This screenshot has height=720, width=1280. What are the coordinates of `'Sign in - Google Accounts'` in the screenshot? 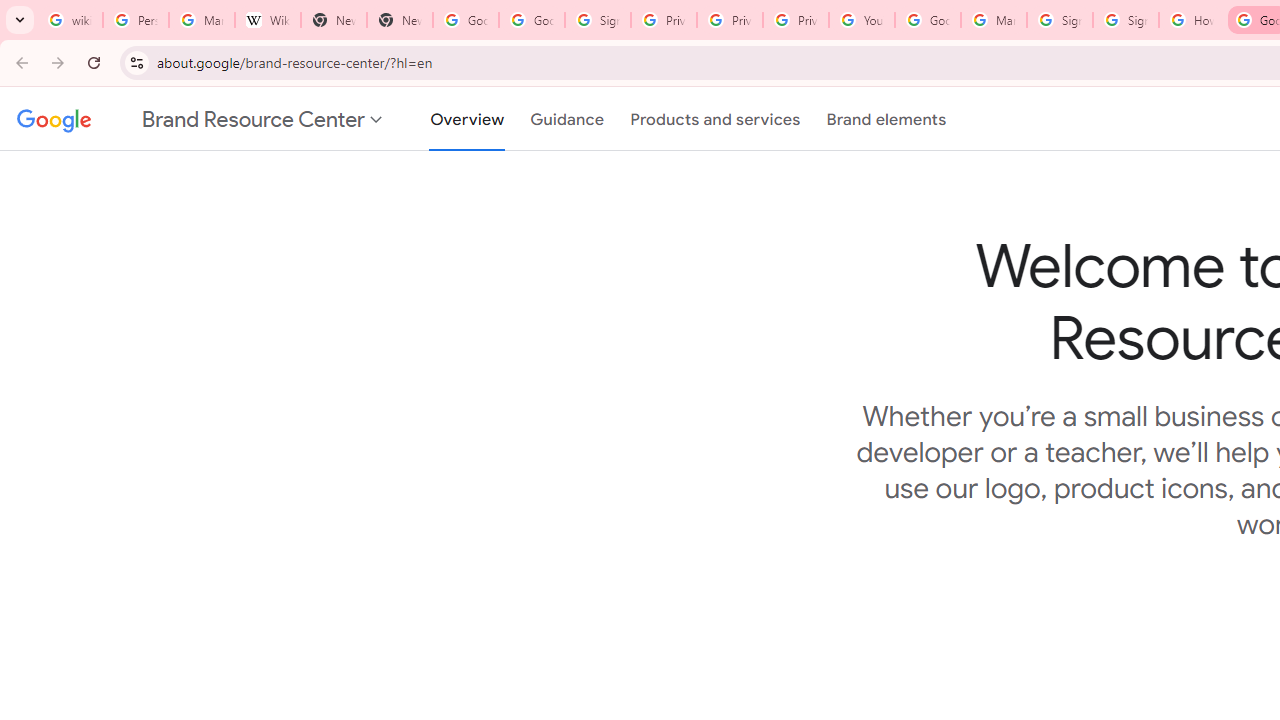 It's located at (1125, 20).